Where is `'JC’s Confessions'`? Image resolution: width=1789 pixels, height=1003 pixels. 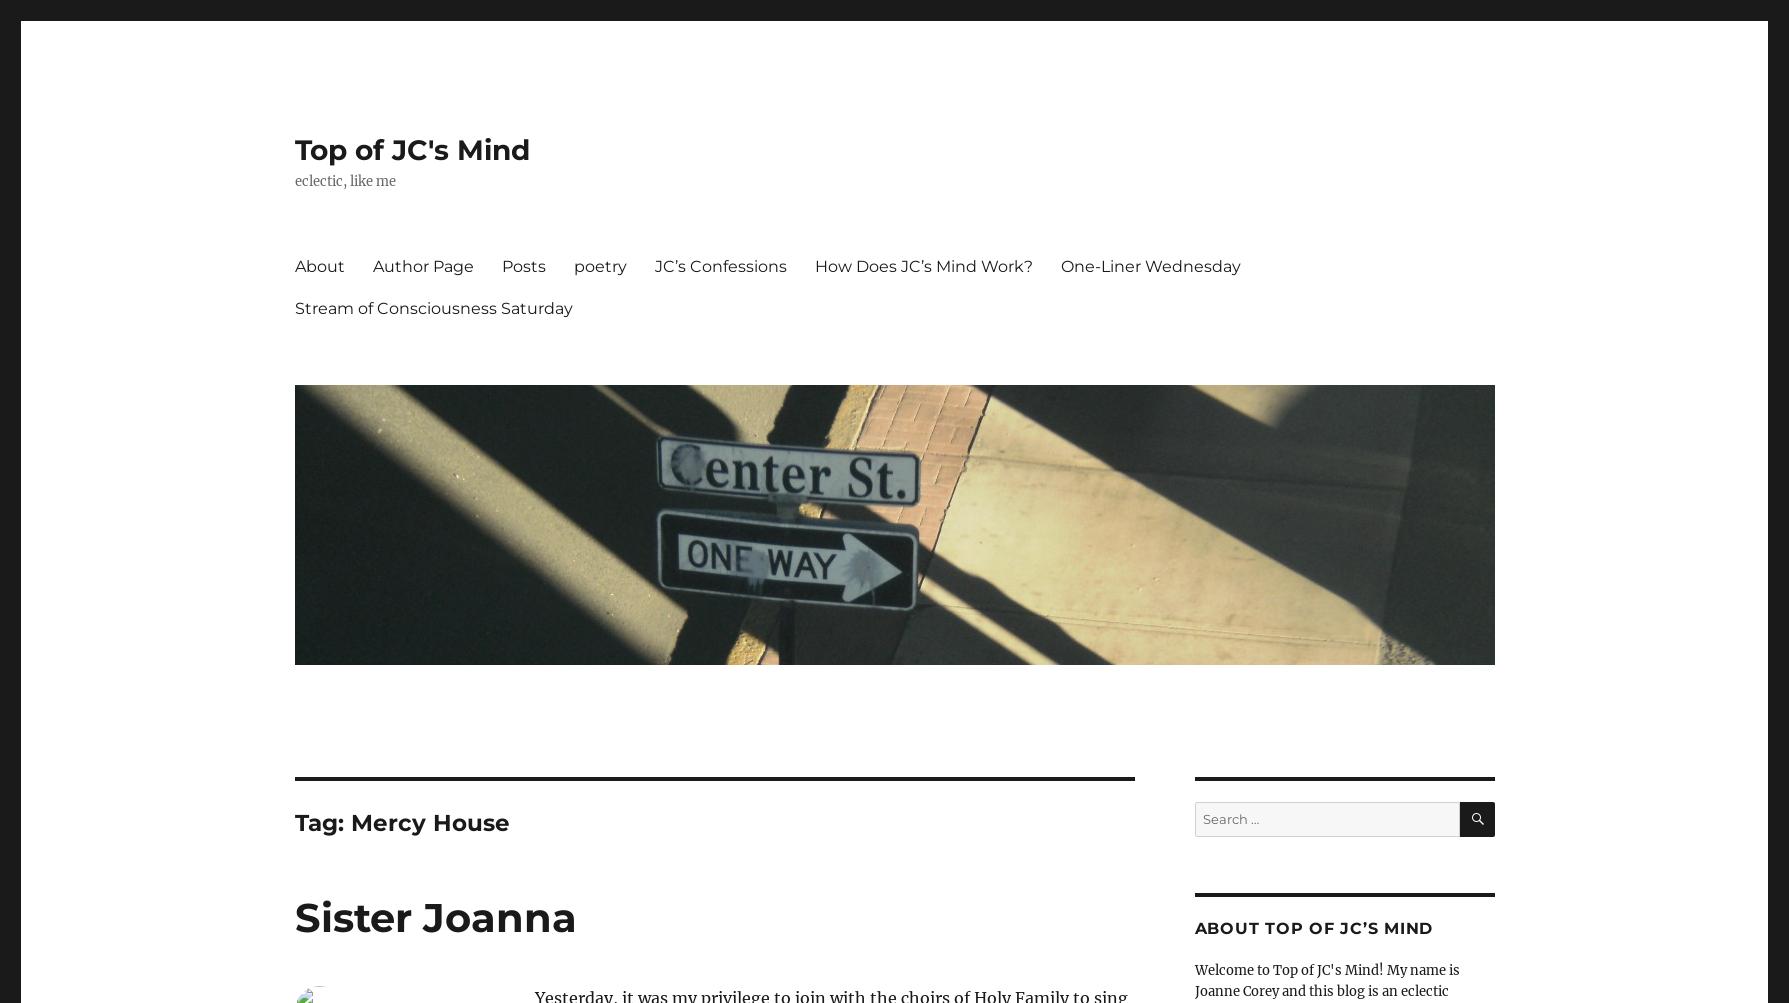 'JC’s Confessions' is located at coordinates (654, 265).